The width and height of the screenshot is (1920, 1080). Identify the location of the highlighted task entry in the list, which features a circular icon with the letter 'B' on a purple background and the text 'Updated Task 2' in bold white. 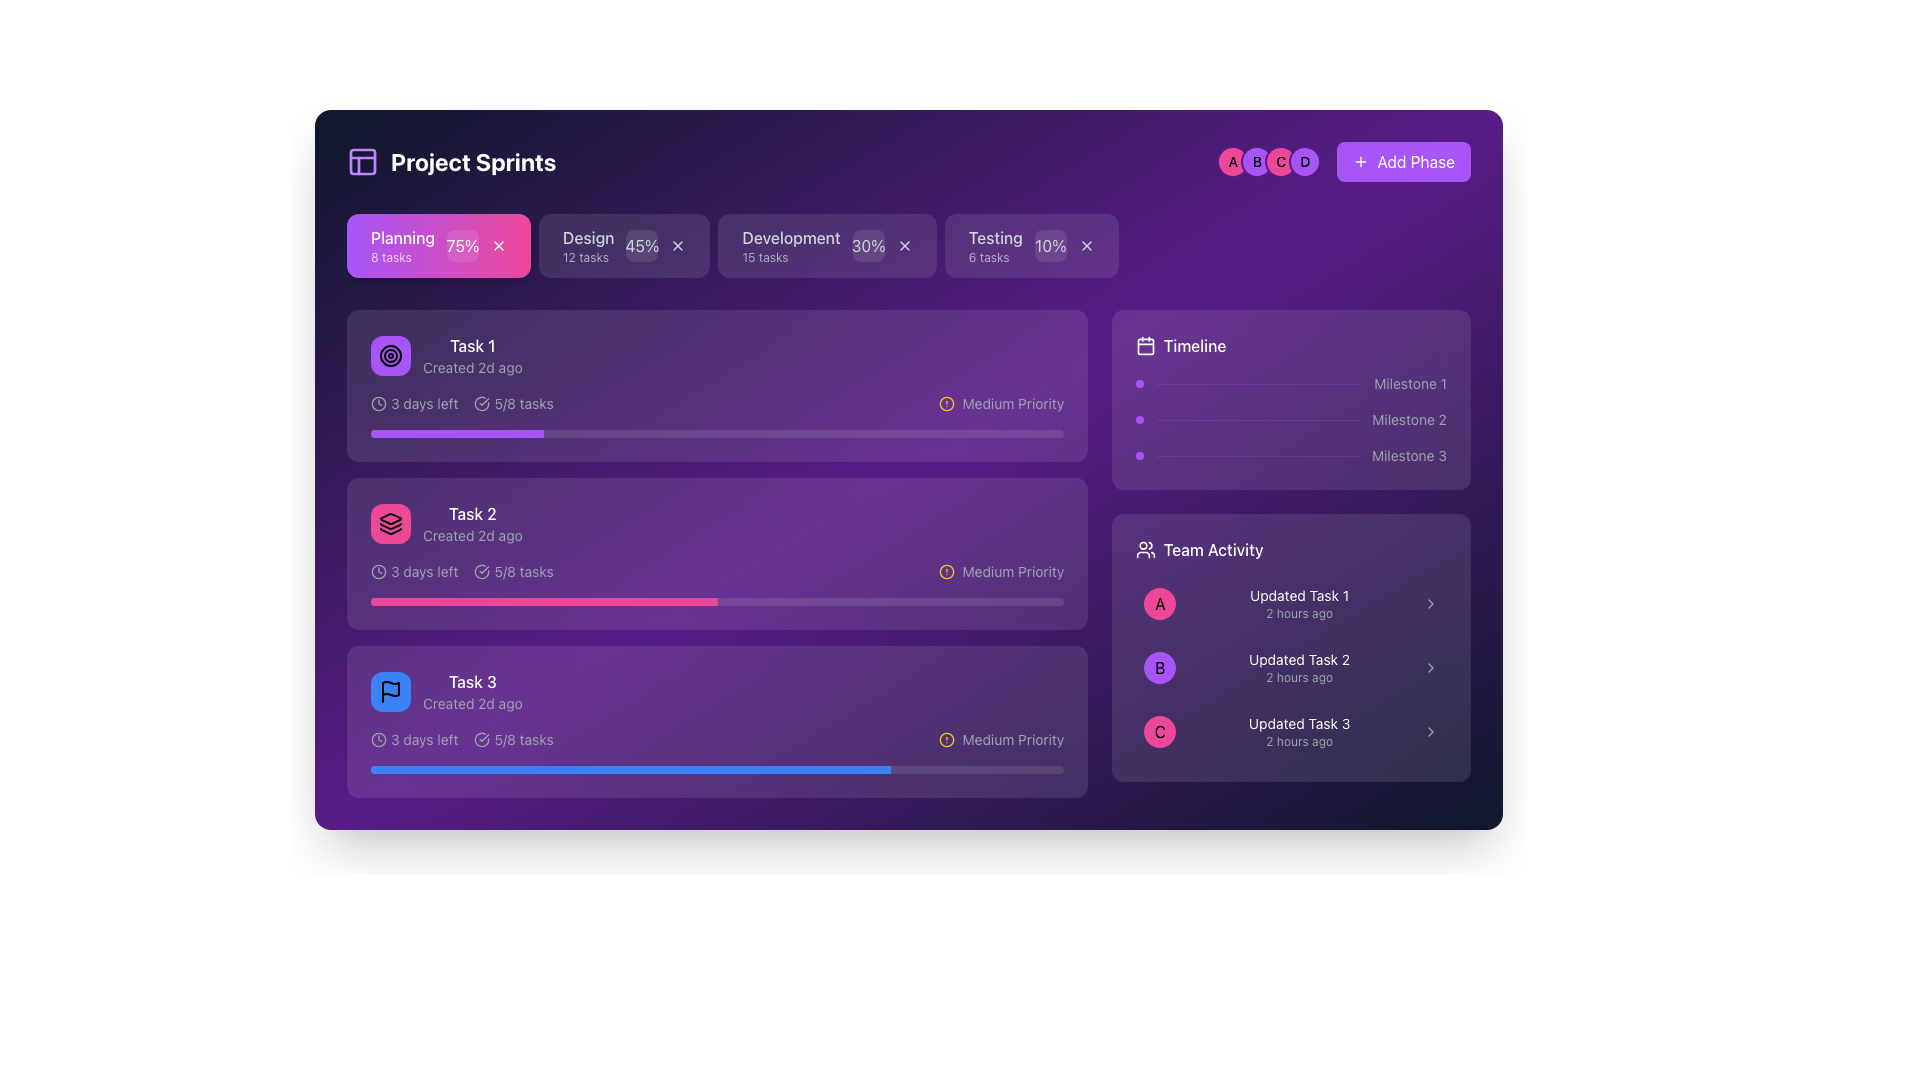
(1291, 667).